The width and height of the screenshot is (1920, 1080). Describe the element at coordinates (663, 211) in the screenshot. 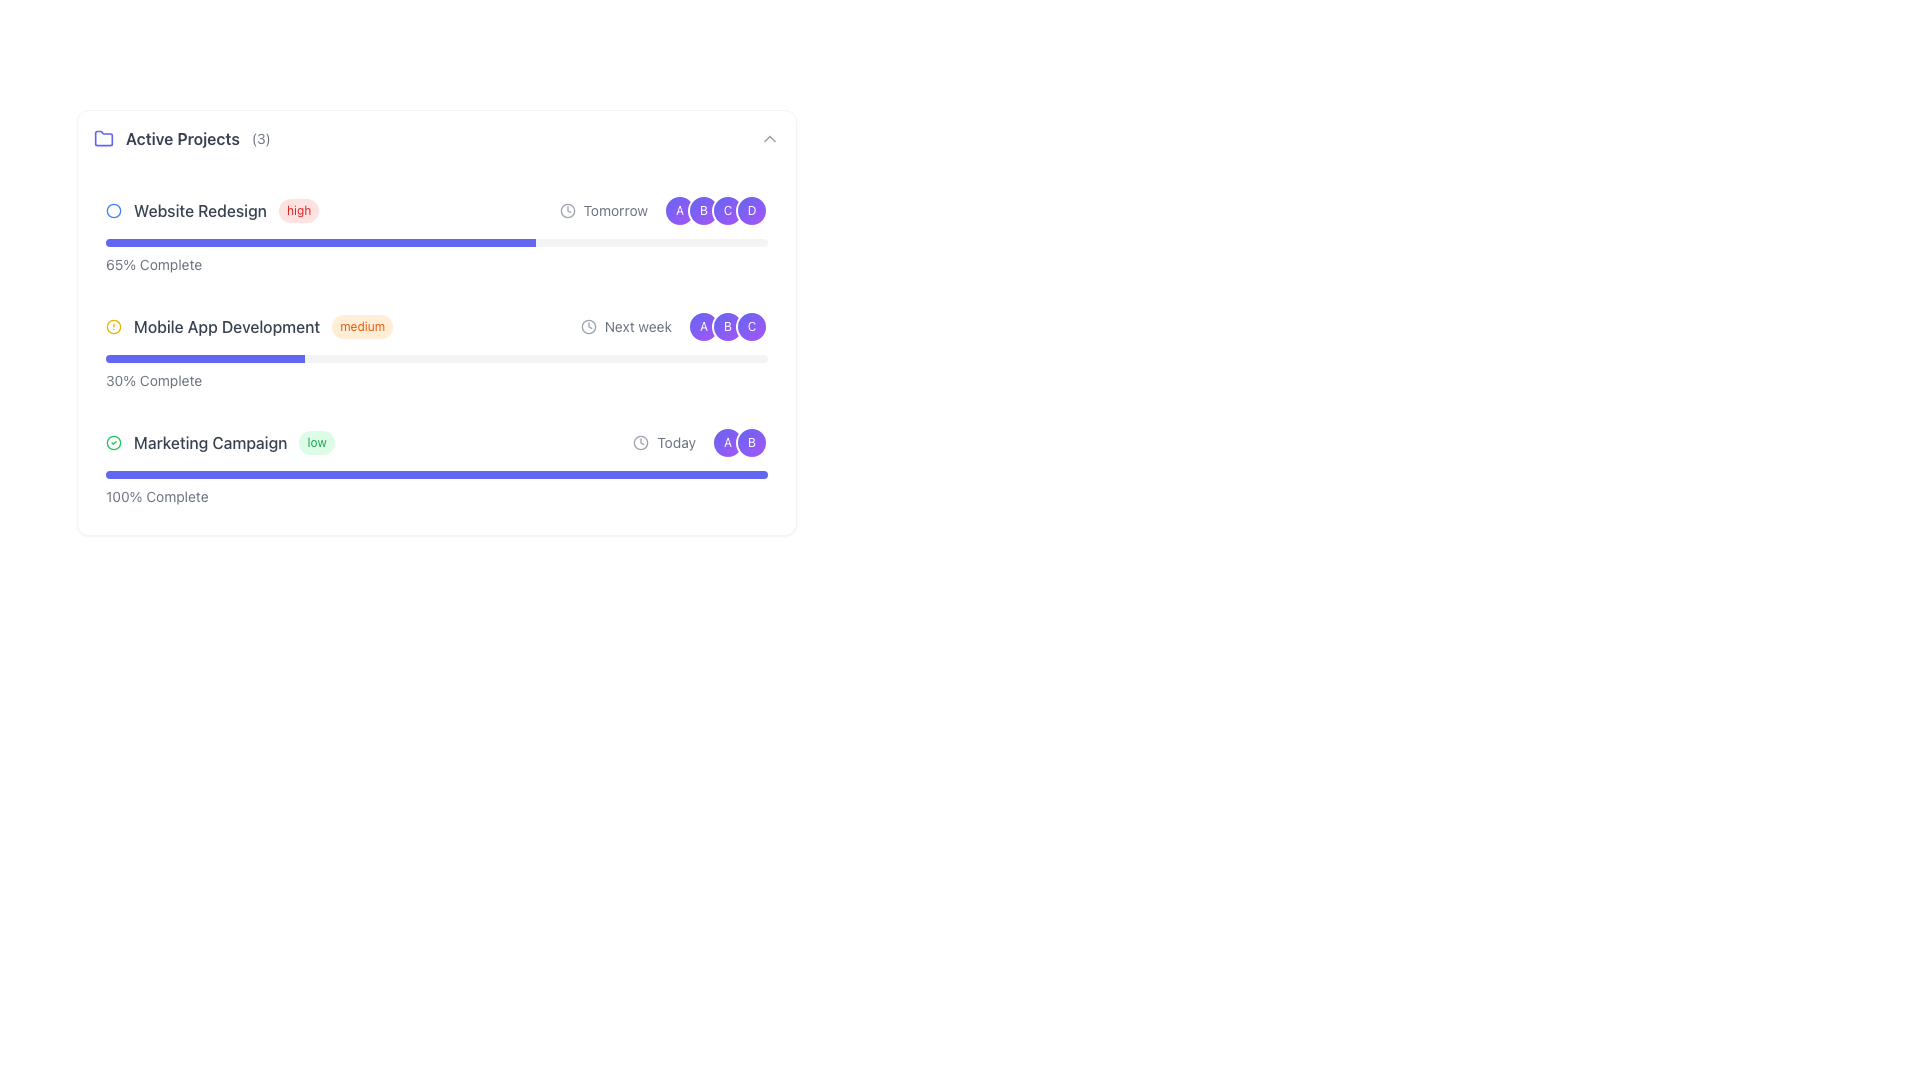

I see `the Composite display element labeled 'Tomorrow' with badges 'A', 'B', 'C', and 'D' in the 'Active Projects' list` at that location.